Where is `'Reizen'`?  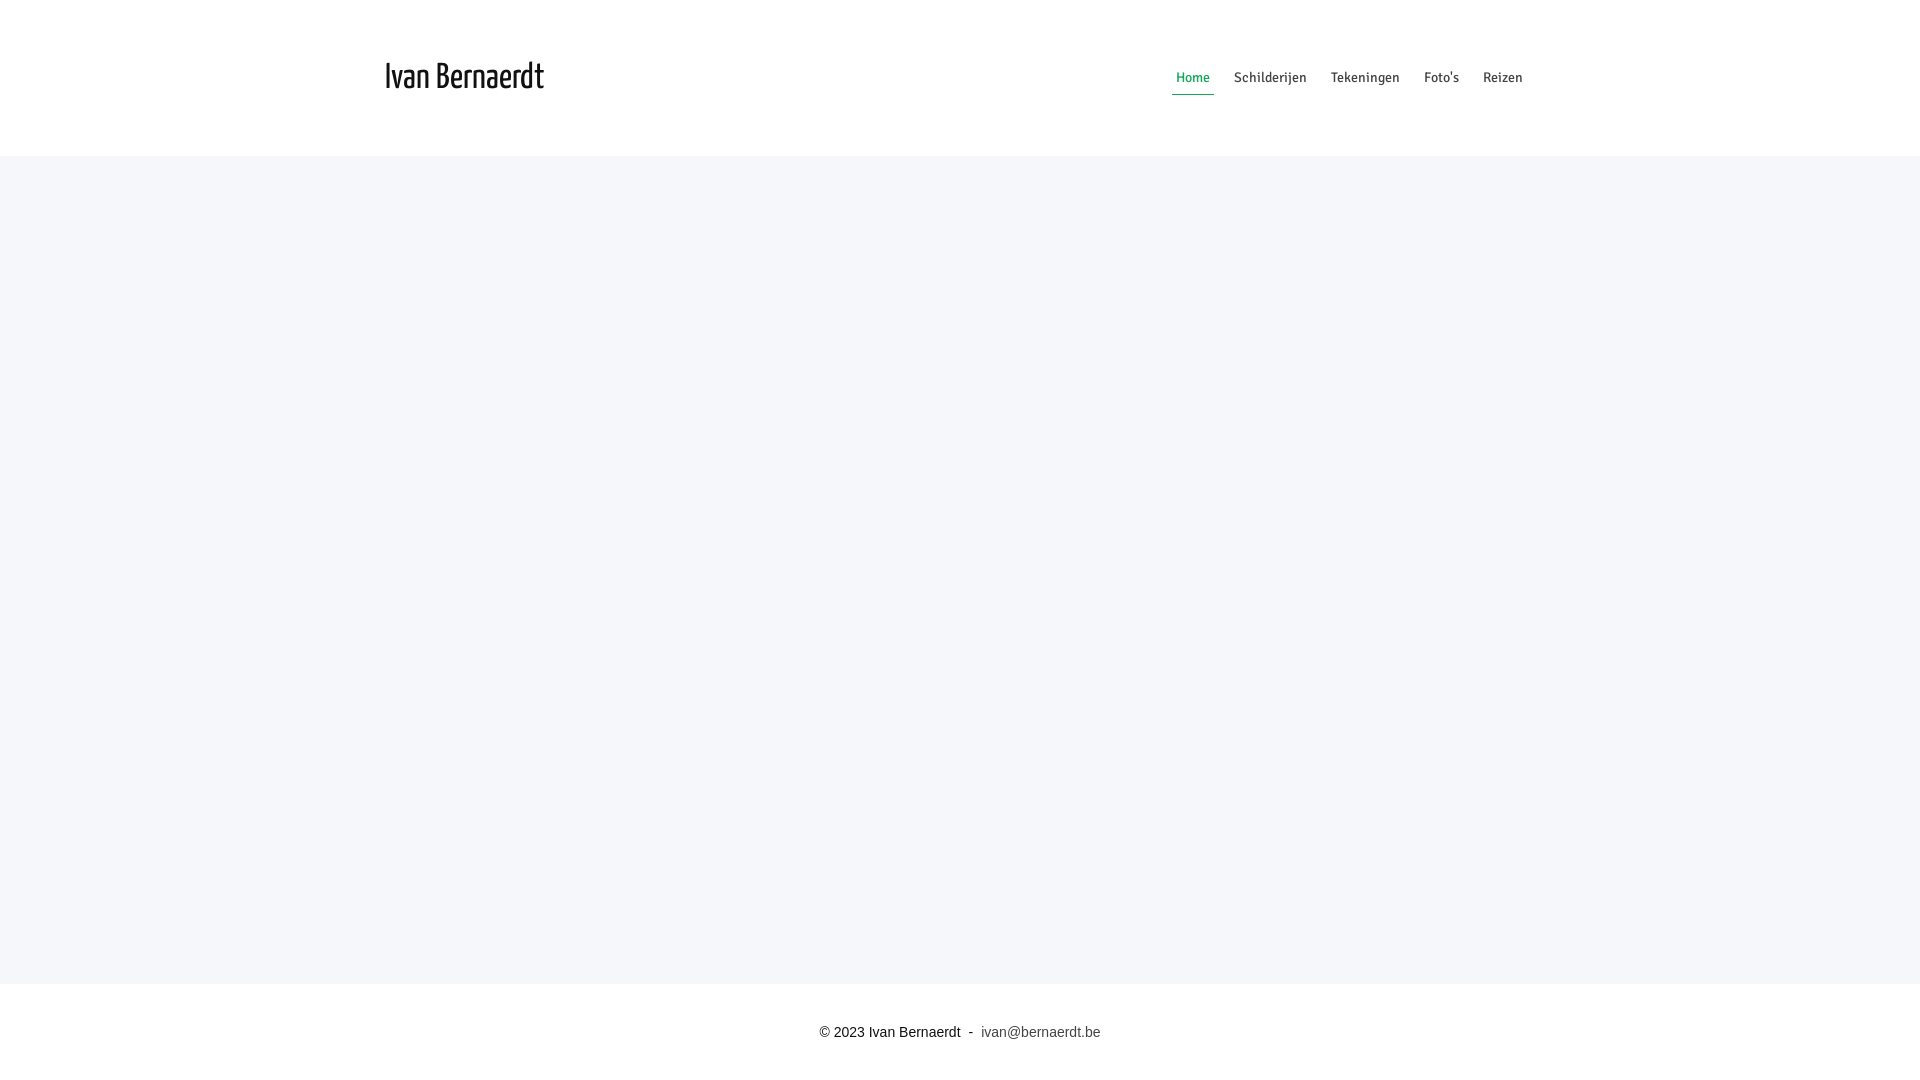 'Reizen' is located at coordinates (1502, 76).